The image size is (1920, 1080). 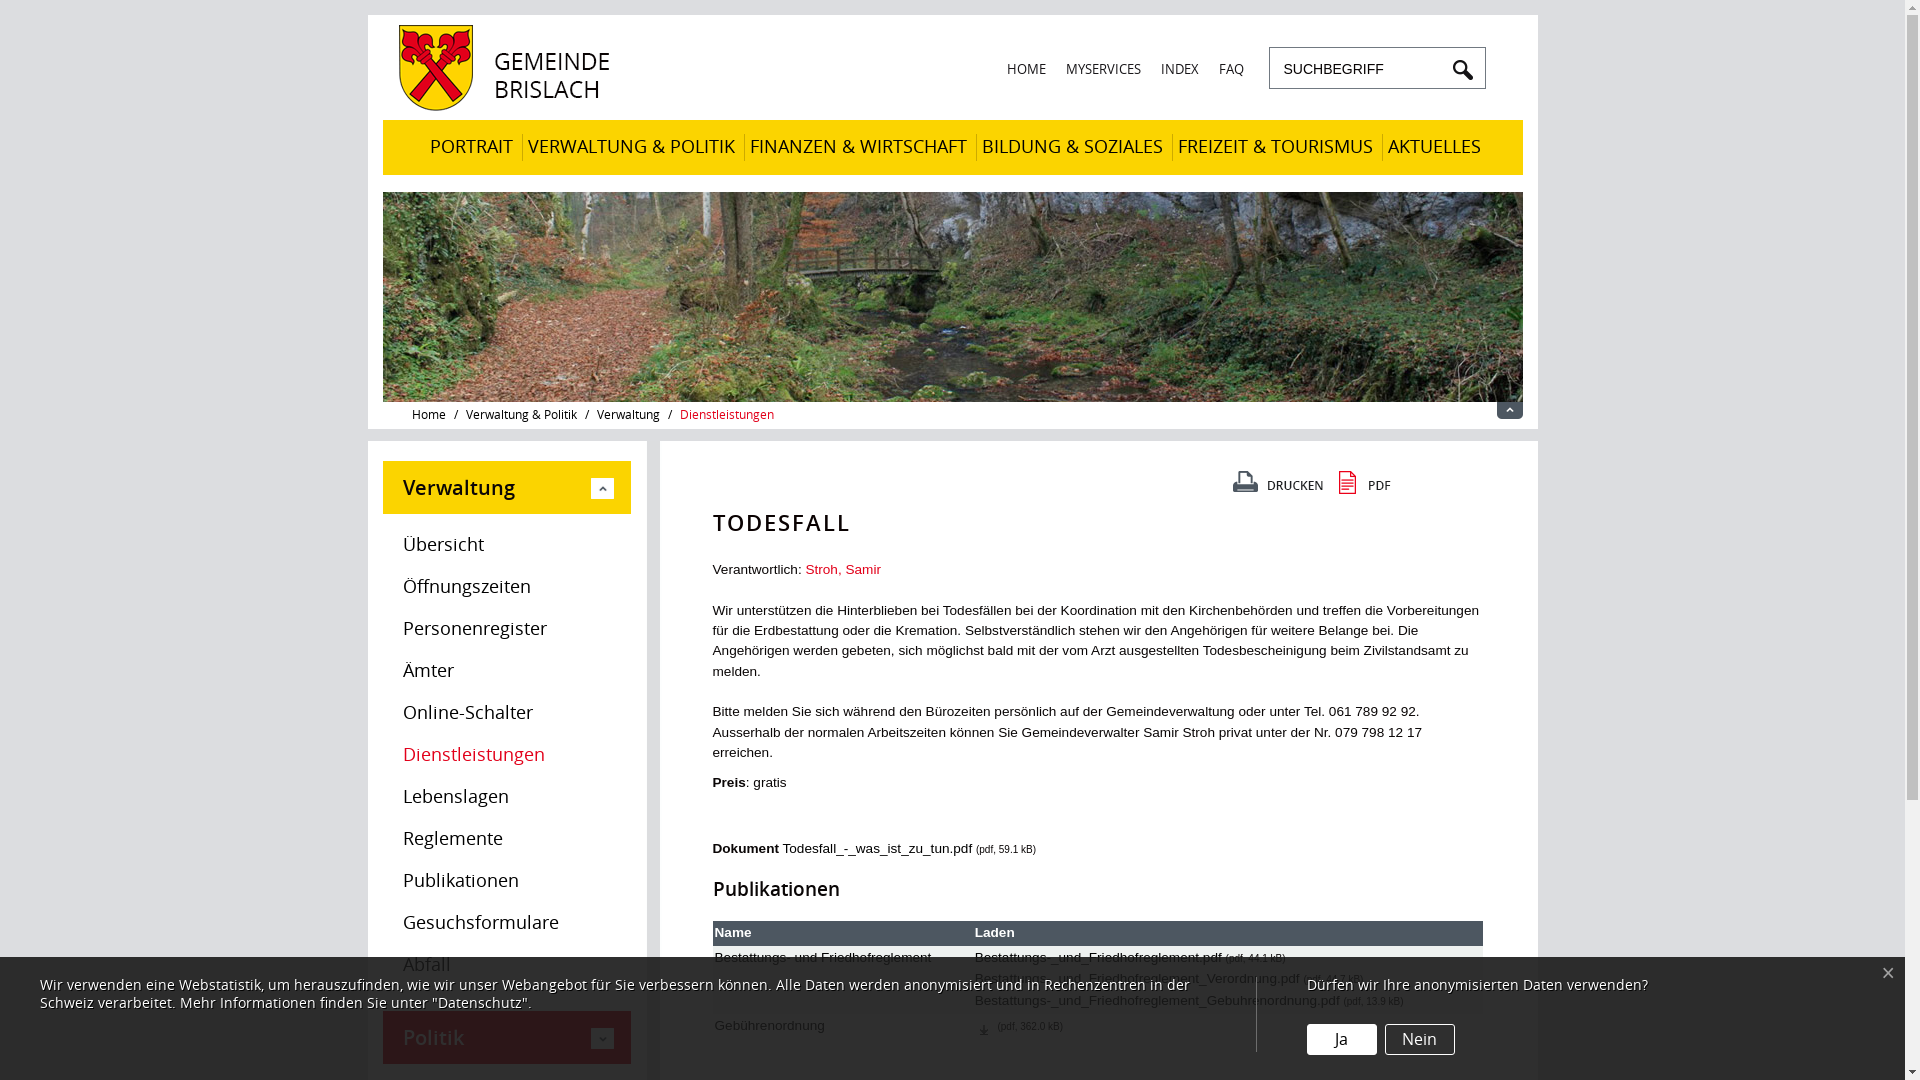 I want to click on 'FAQ', so click(x=1229, y=68).